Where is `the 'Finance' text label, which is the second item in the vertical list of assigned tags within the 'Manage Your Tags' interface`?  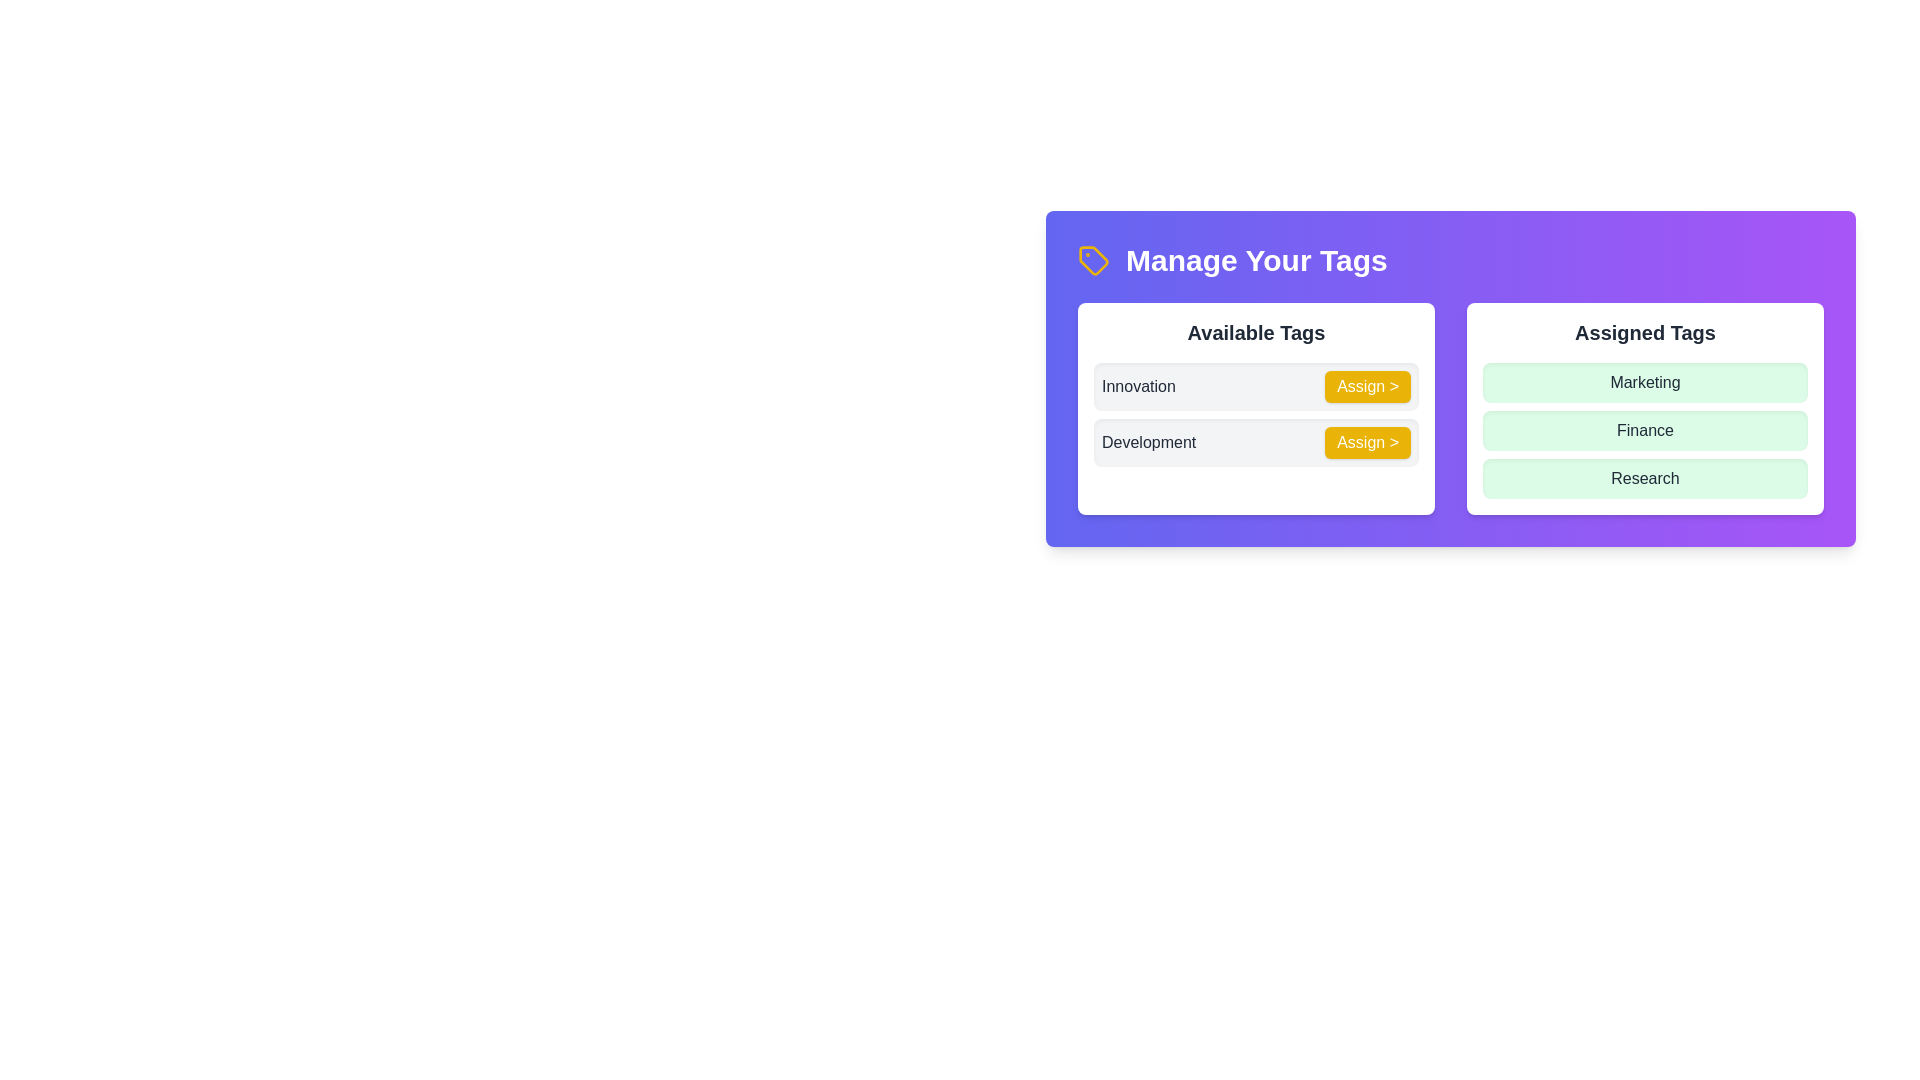 the 'Finance' text label, which is the second item in the vertical list of assigned tags within the 'Manage Your Tags' interface is located at coordinates (1645, 430).